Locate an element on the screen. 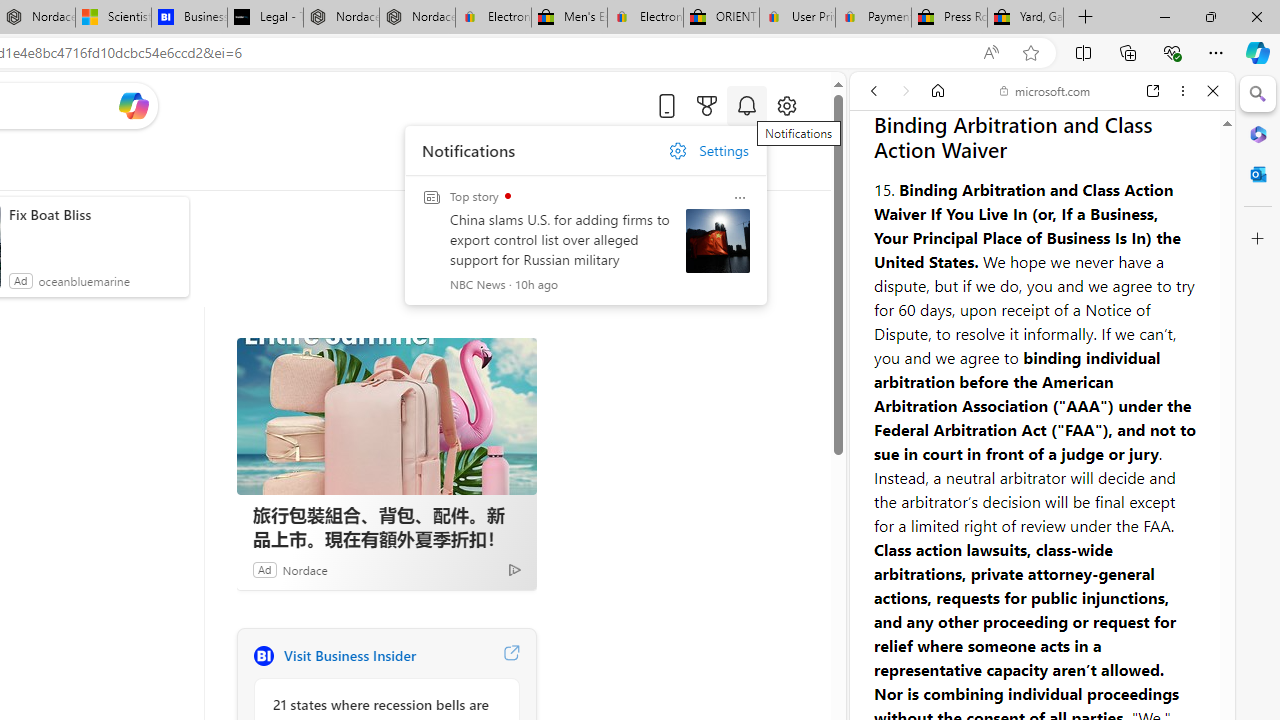  'New Tab' is located at coordinates (1085, 17).